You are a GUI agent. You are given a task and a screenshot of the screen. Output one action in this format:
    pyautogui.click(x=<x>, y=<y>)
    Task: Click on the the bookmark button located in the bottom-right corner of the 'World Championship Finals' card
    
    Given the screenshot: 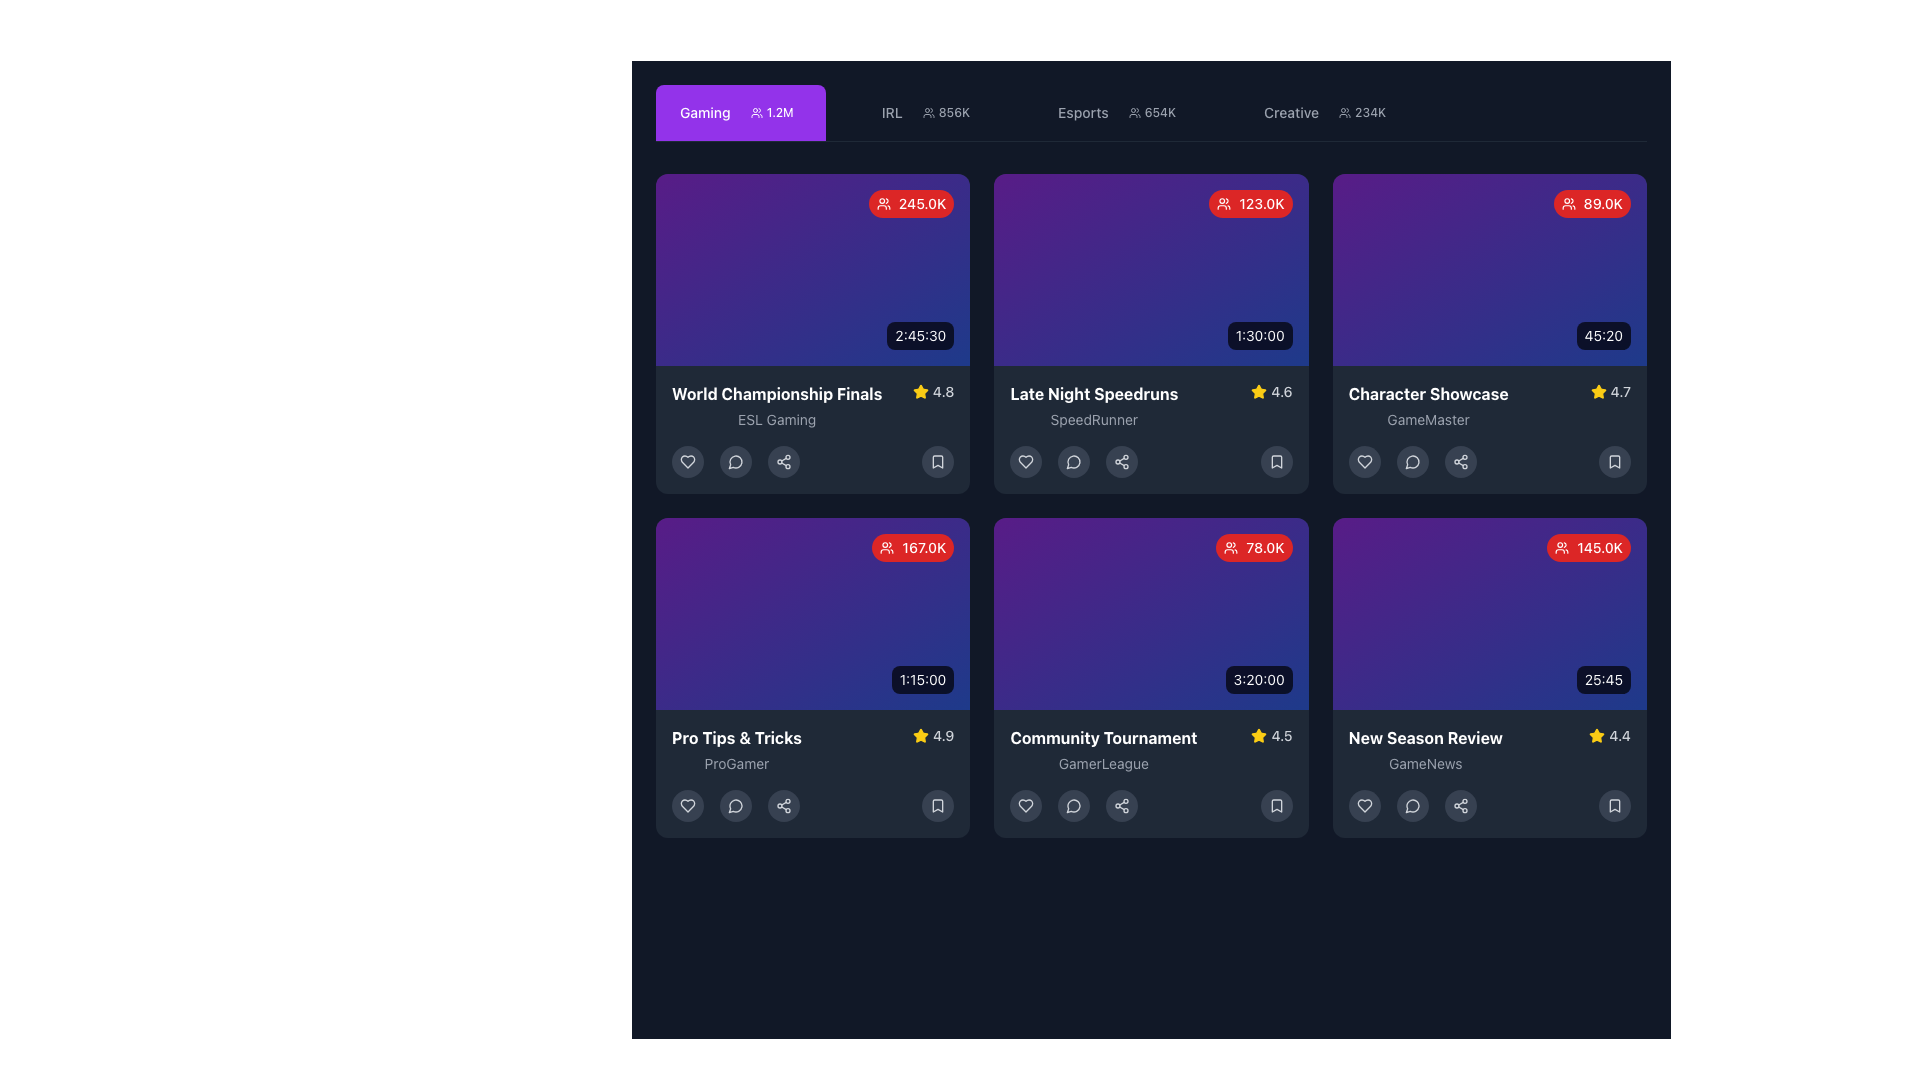 What is the action you would take?
    pyautogui.click(x=937, y=462)
    